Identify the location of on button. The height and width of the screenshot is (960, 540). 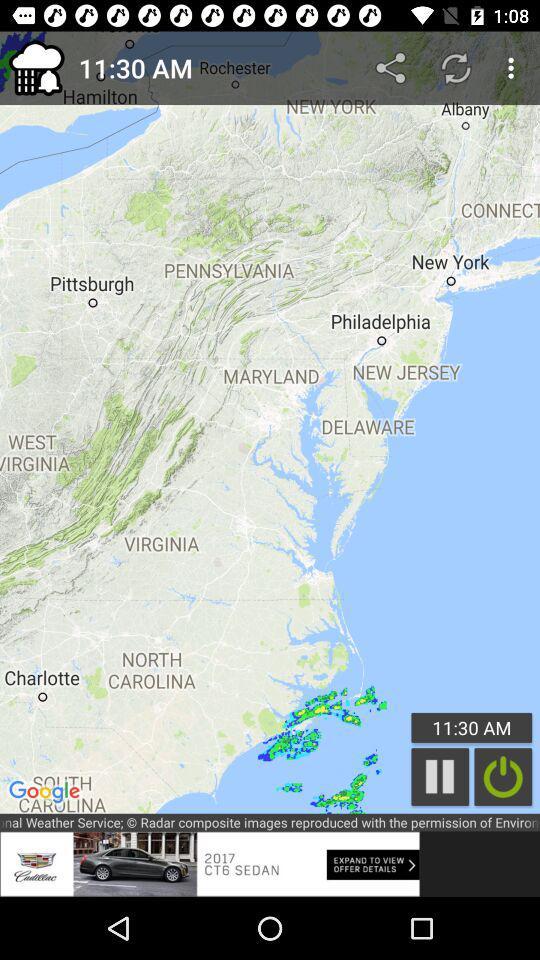
(502, 776).